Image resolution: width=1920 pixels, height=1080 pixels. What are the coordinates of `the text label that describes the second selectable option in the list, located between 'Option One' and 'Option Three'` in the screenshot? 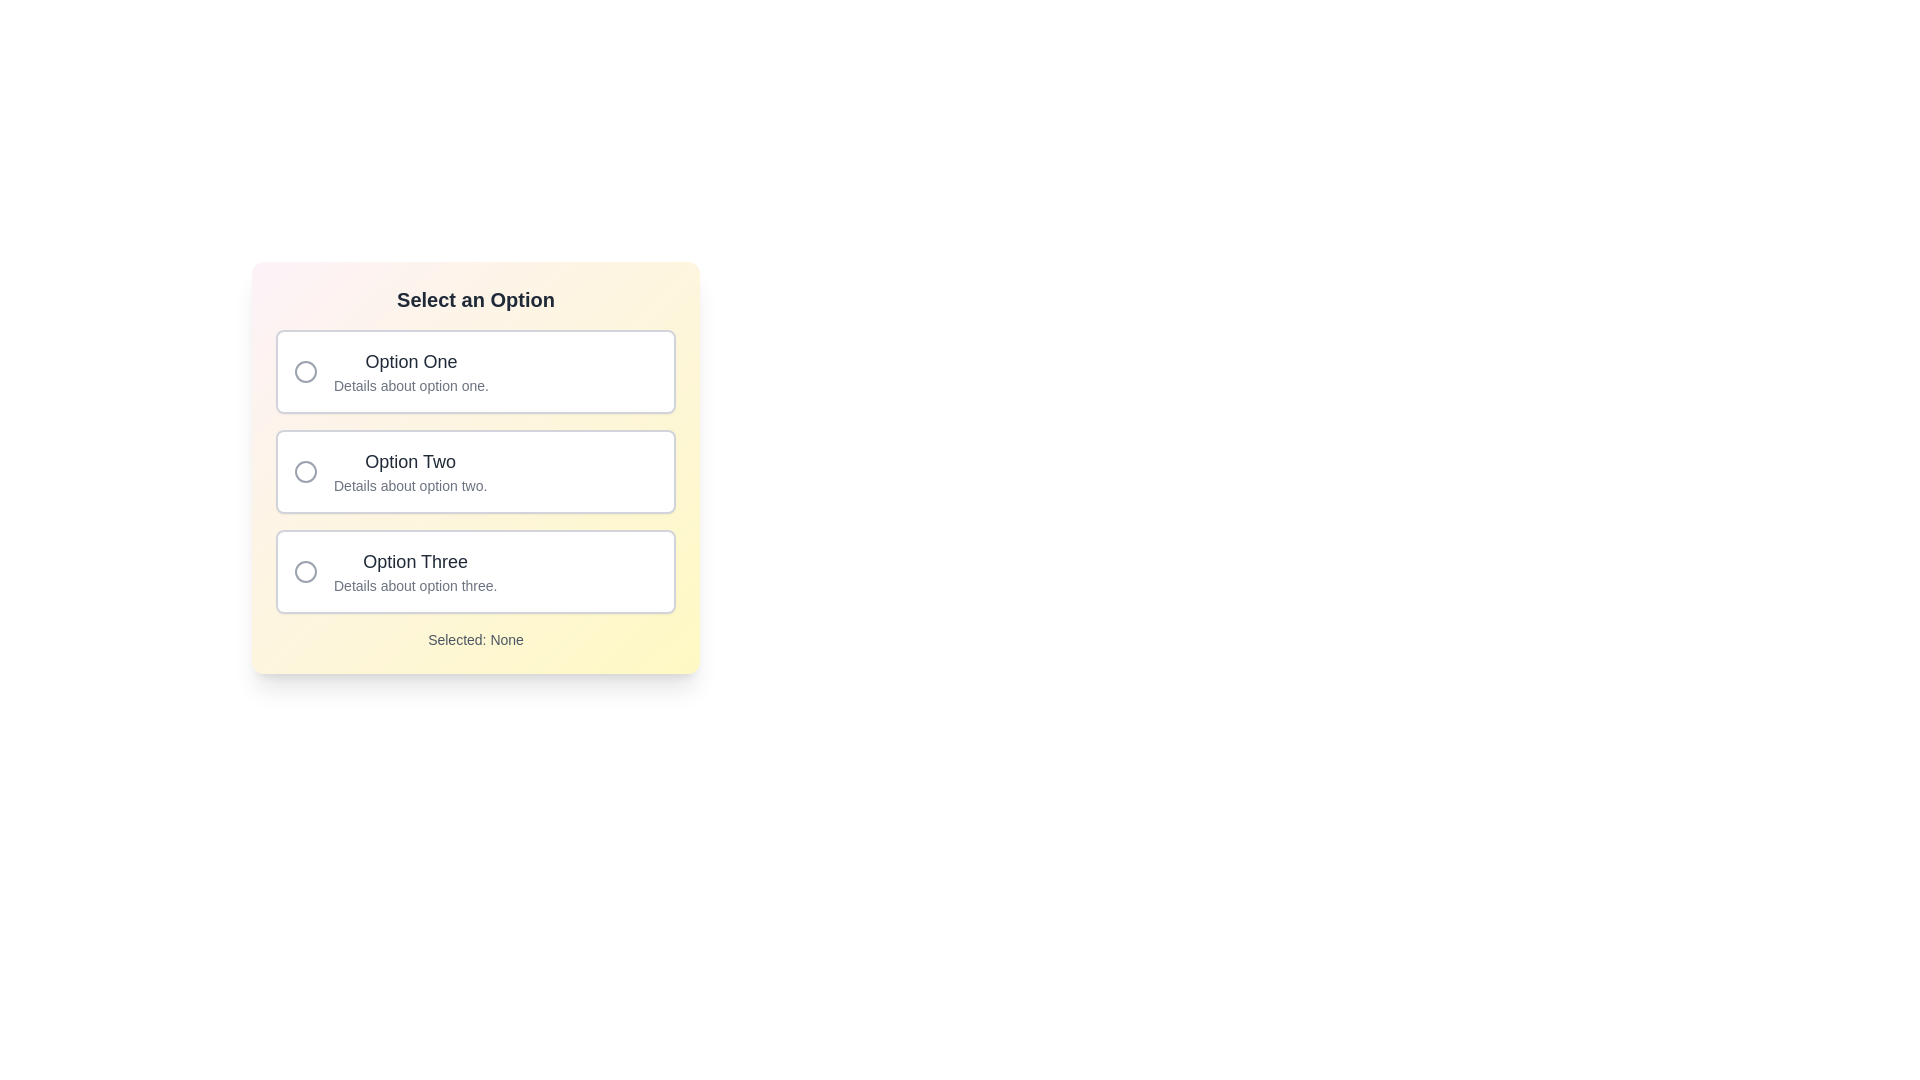 It's located at (409, 471).